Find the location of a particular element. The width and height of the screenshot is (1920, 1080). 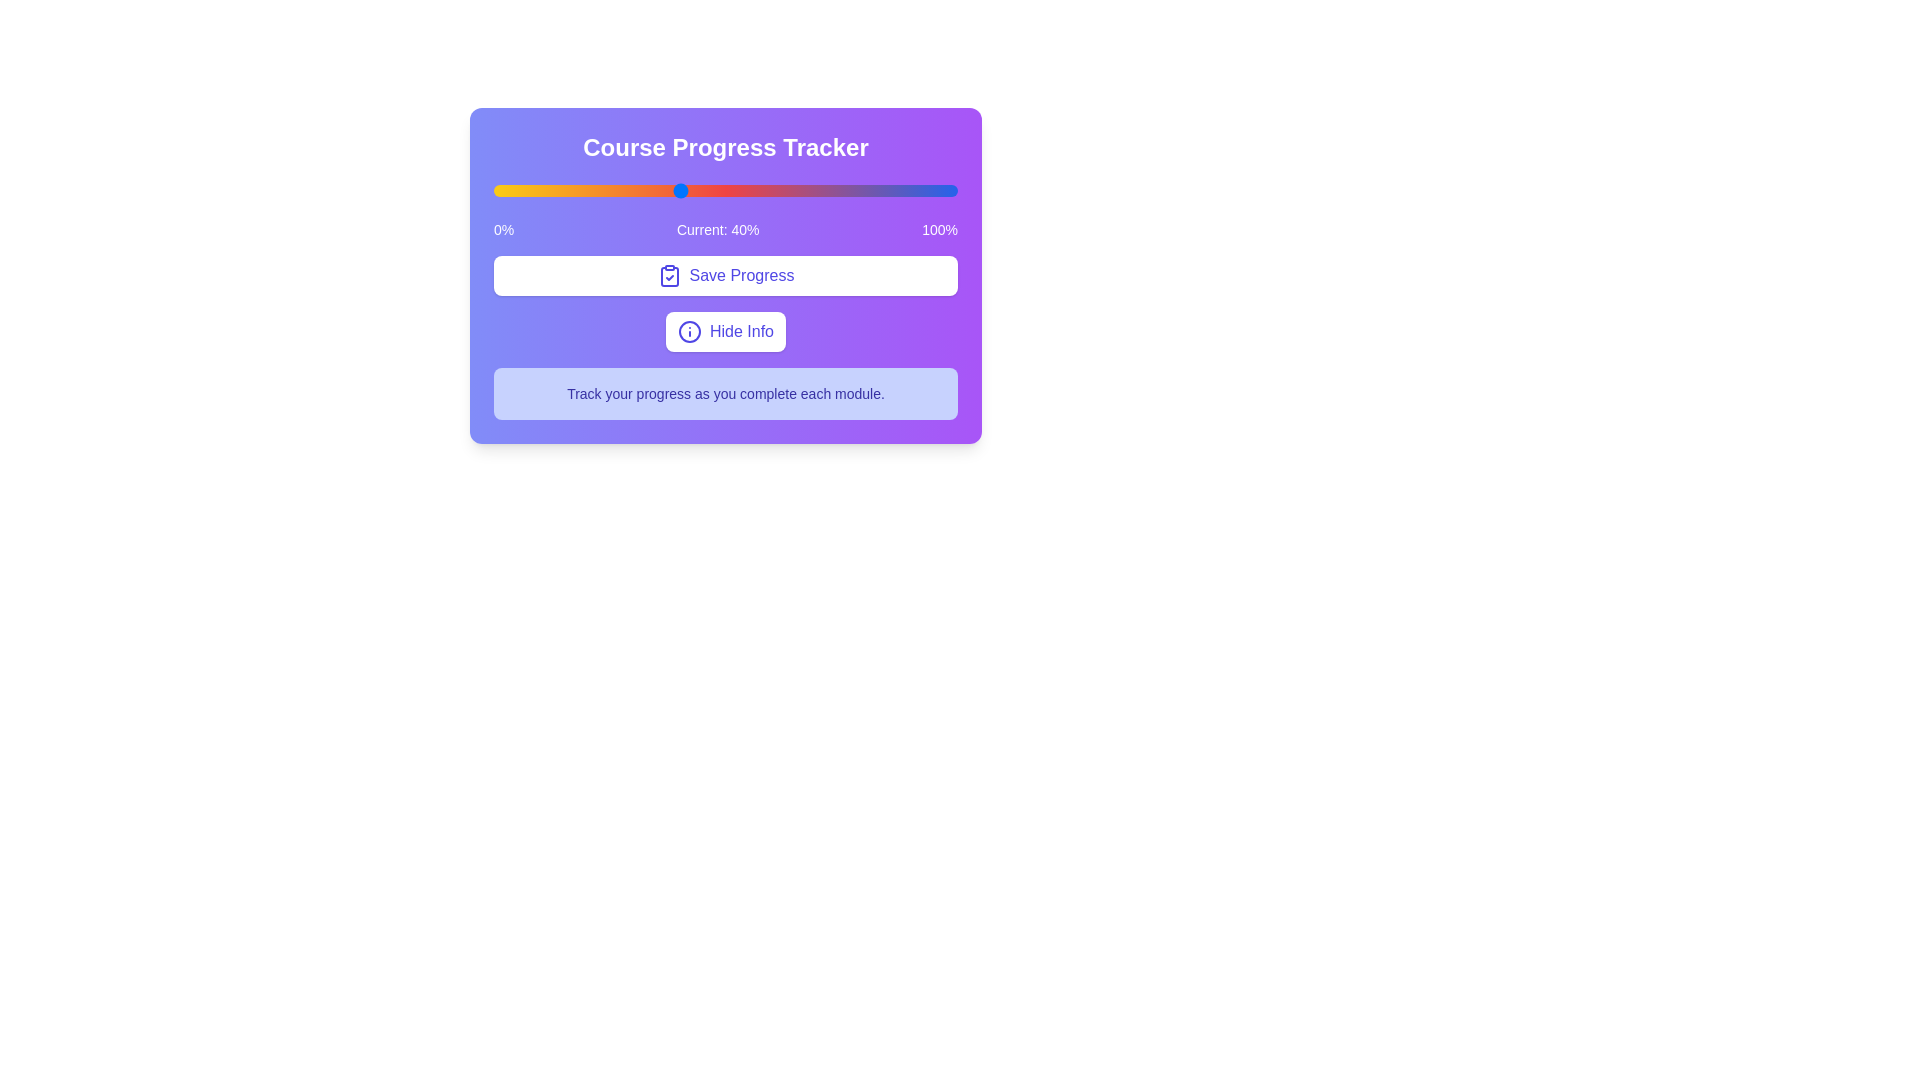

the textual label displaying 'Current: 40%' which is centrally located between '0%' and '100%' above the buttons 'Save Progress' and 'Hide Info' is located at coordinates (718, 229).